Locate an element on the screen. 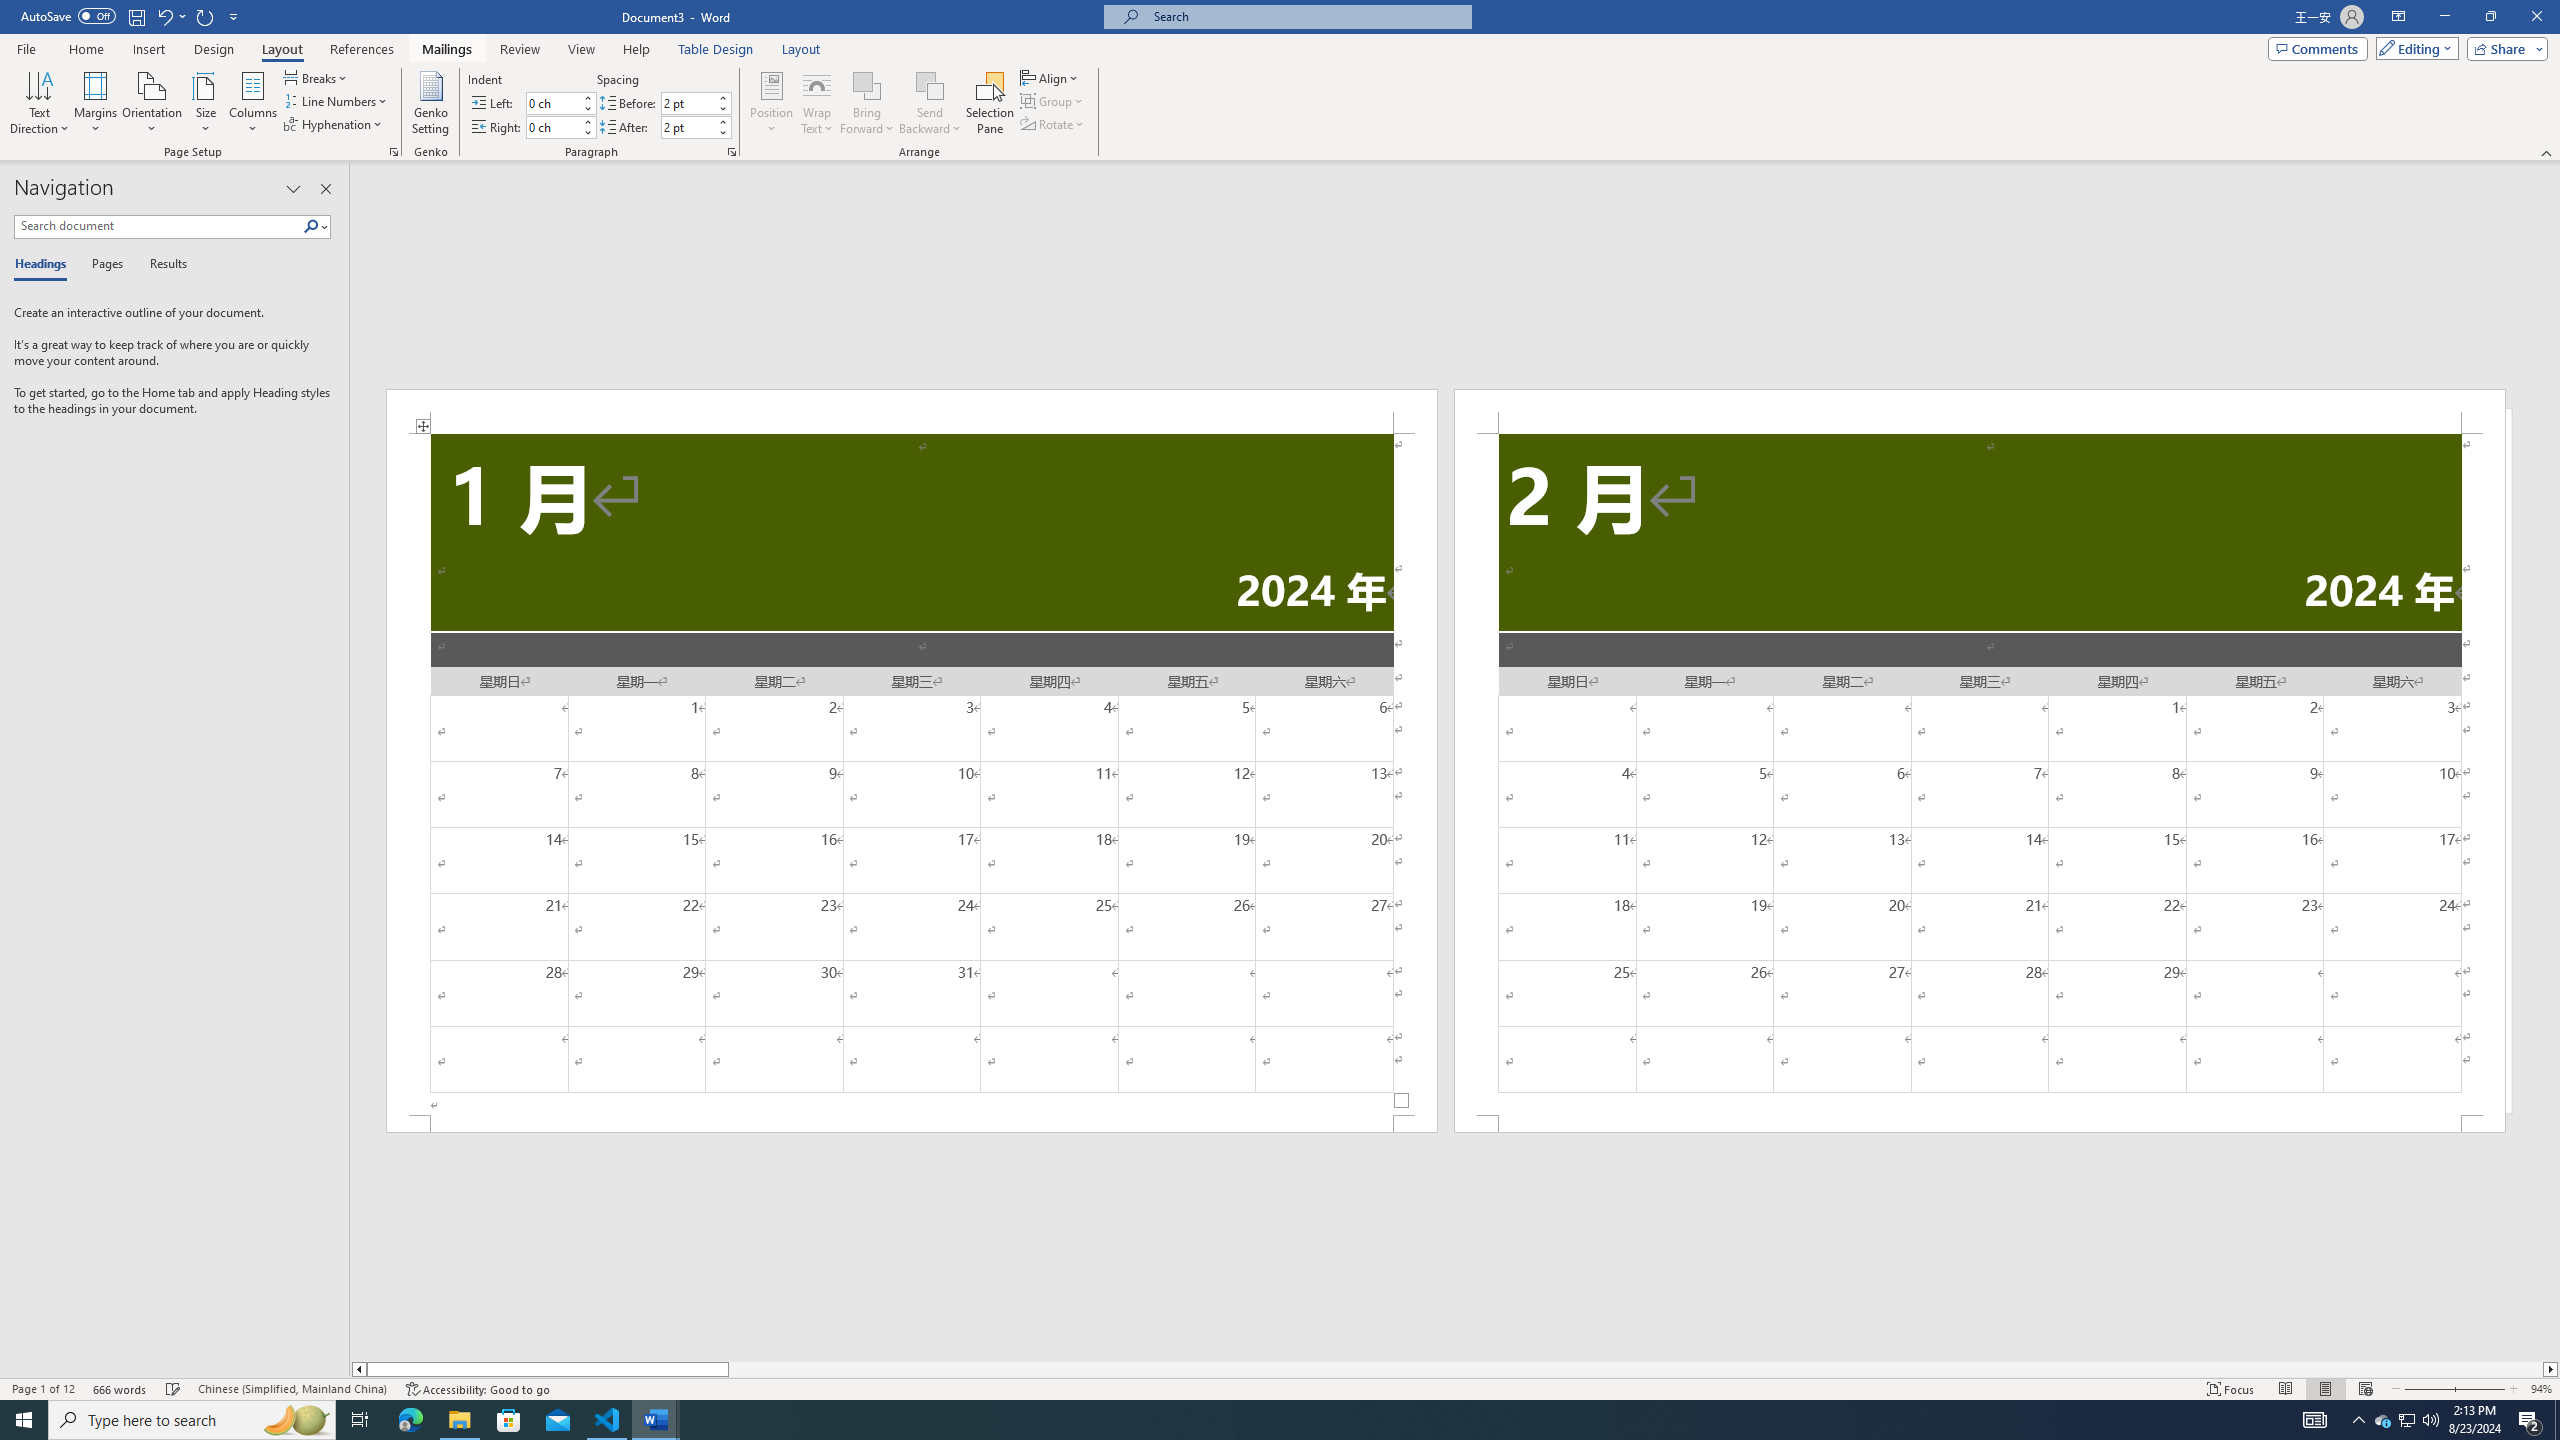 The width and height of the screenshot is (2560, 1440). 'Header -Section 2-' is located at coordinates (1980, 410).